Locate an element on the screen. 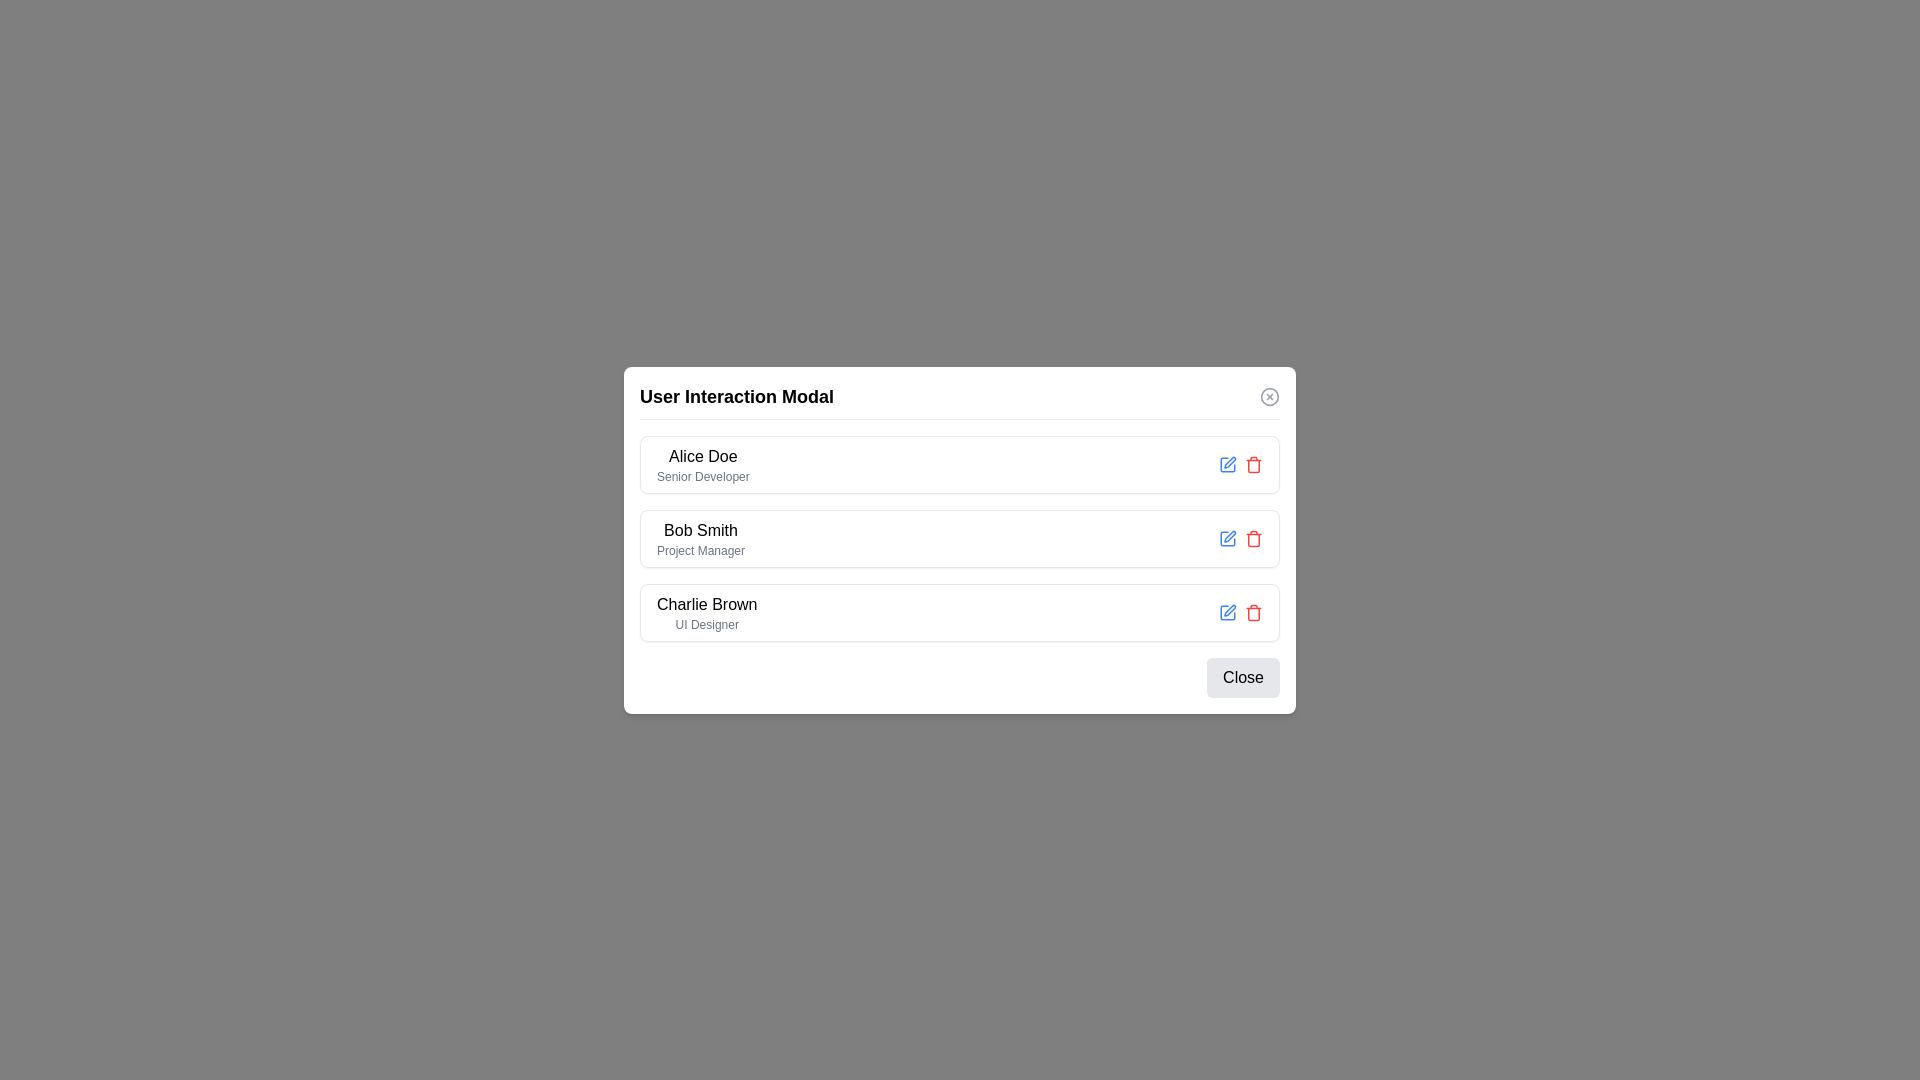  text from the two-line text block displaying 'Charlie Brown' in bold above 'UI Designer' within the 'User Interaction Modal' is located at coordinates (707, 611).